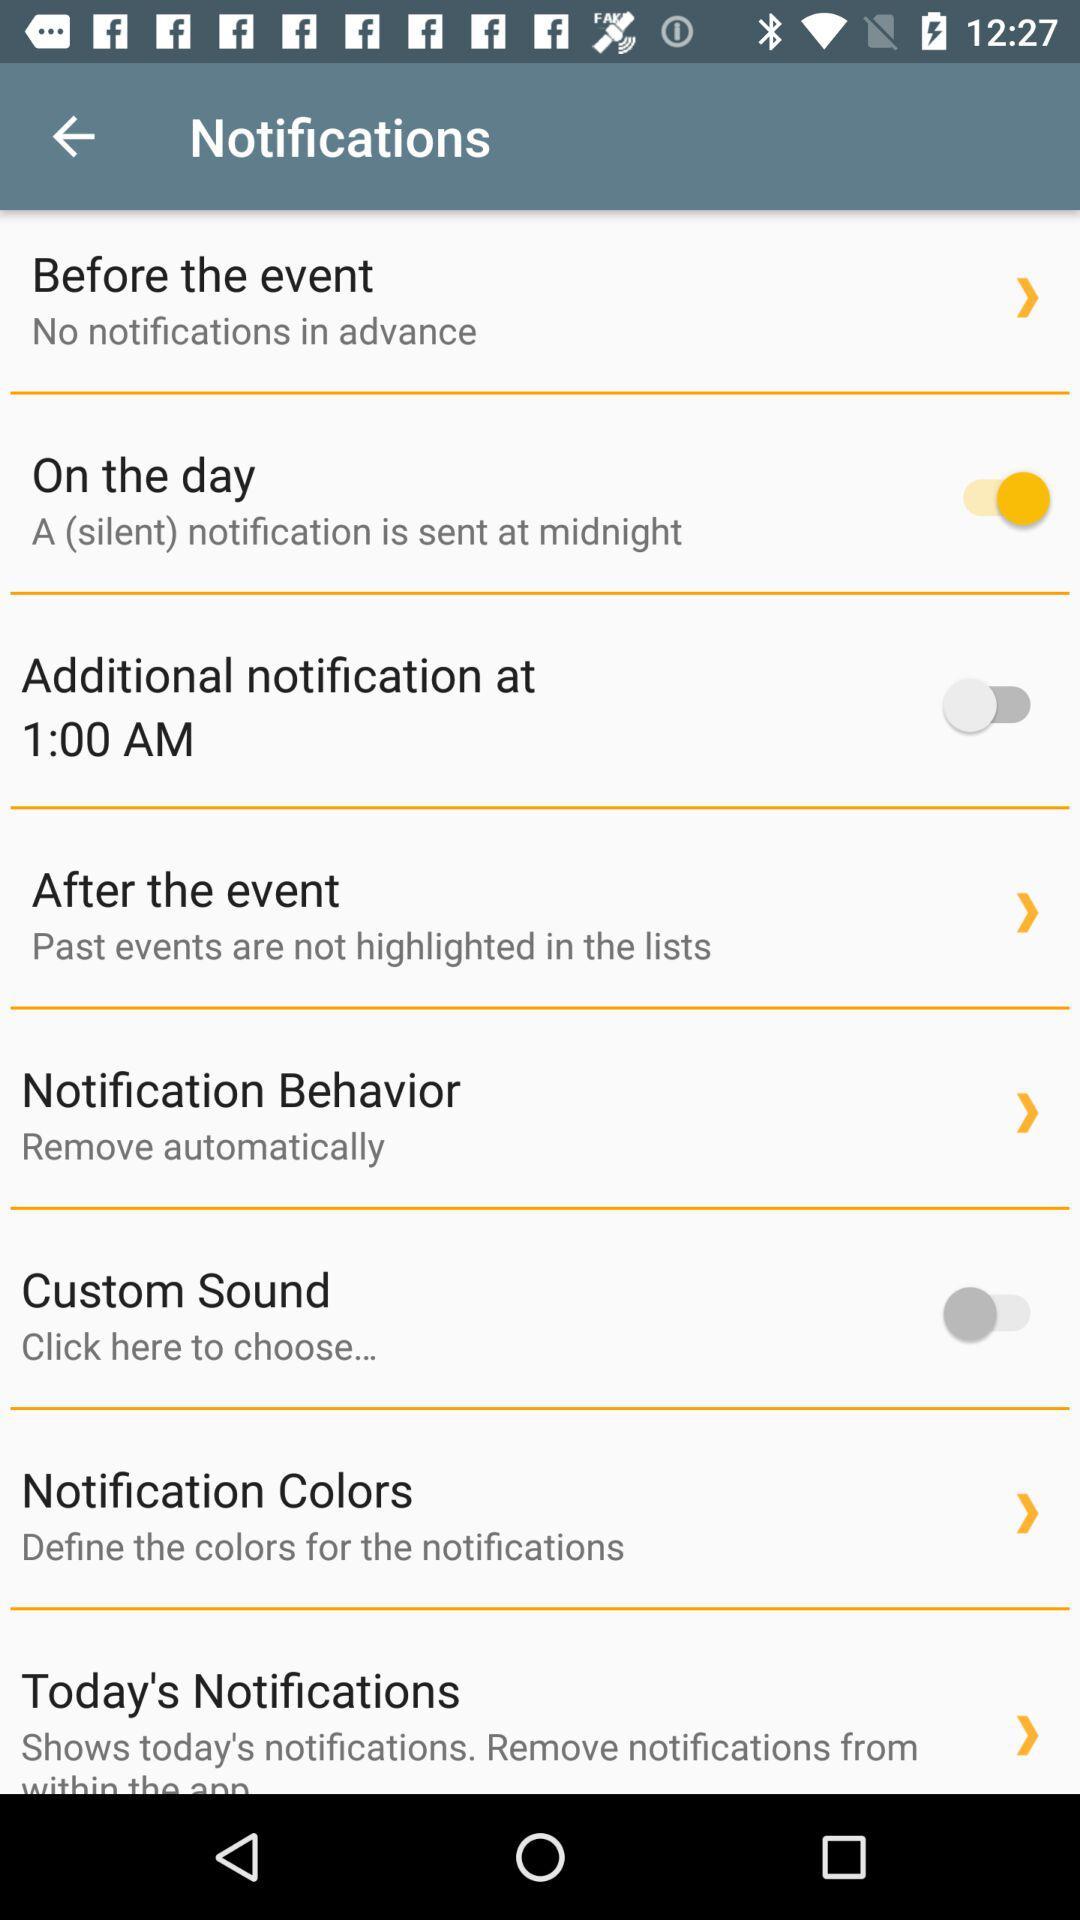 This screenshot has width=1080, height=1920. I want to click on because back devicer, so click(472, 1345).